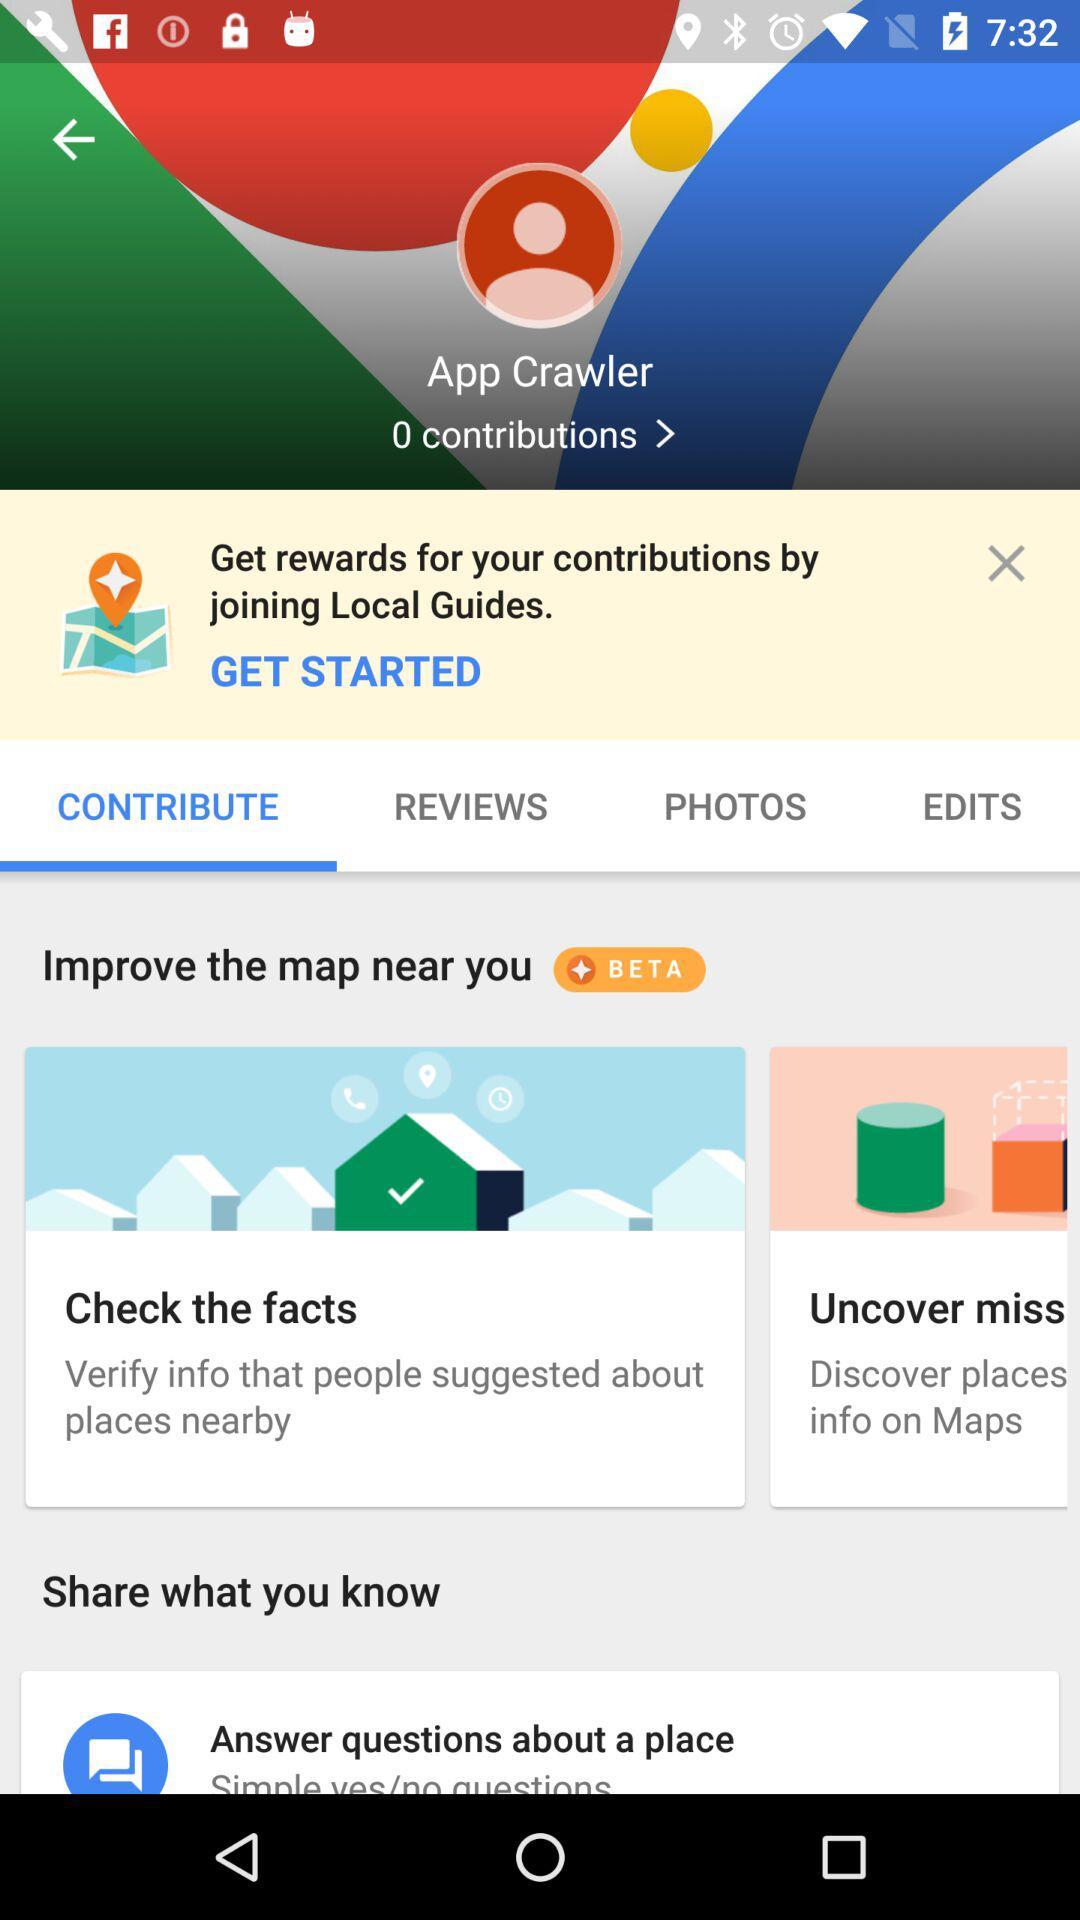 Image resolution: width=1080 pixels, height=1920 pixels. Describe the element at coordinates (72, 138) in the screenshot. I see `the item above the app crawler` at that location.